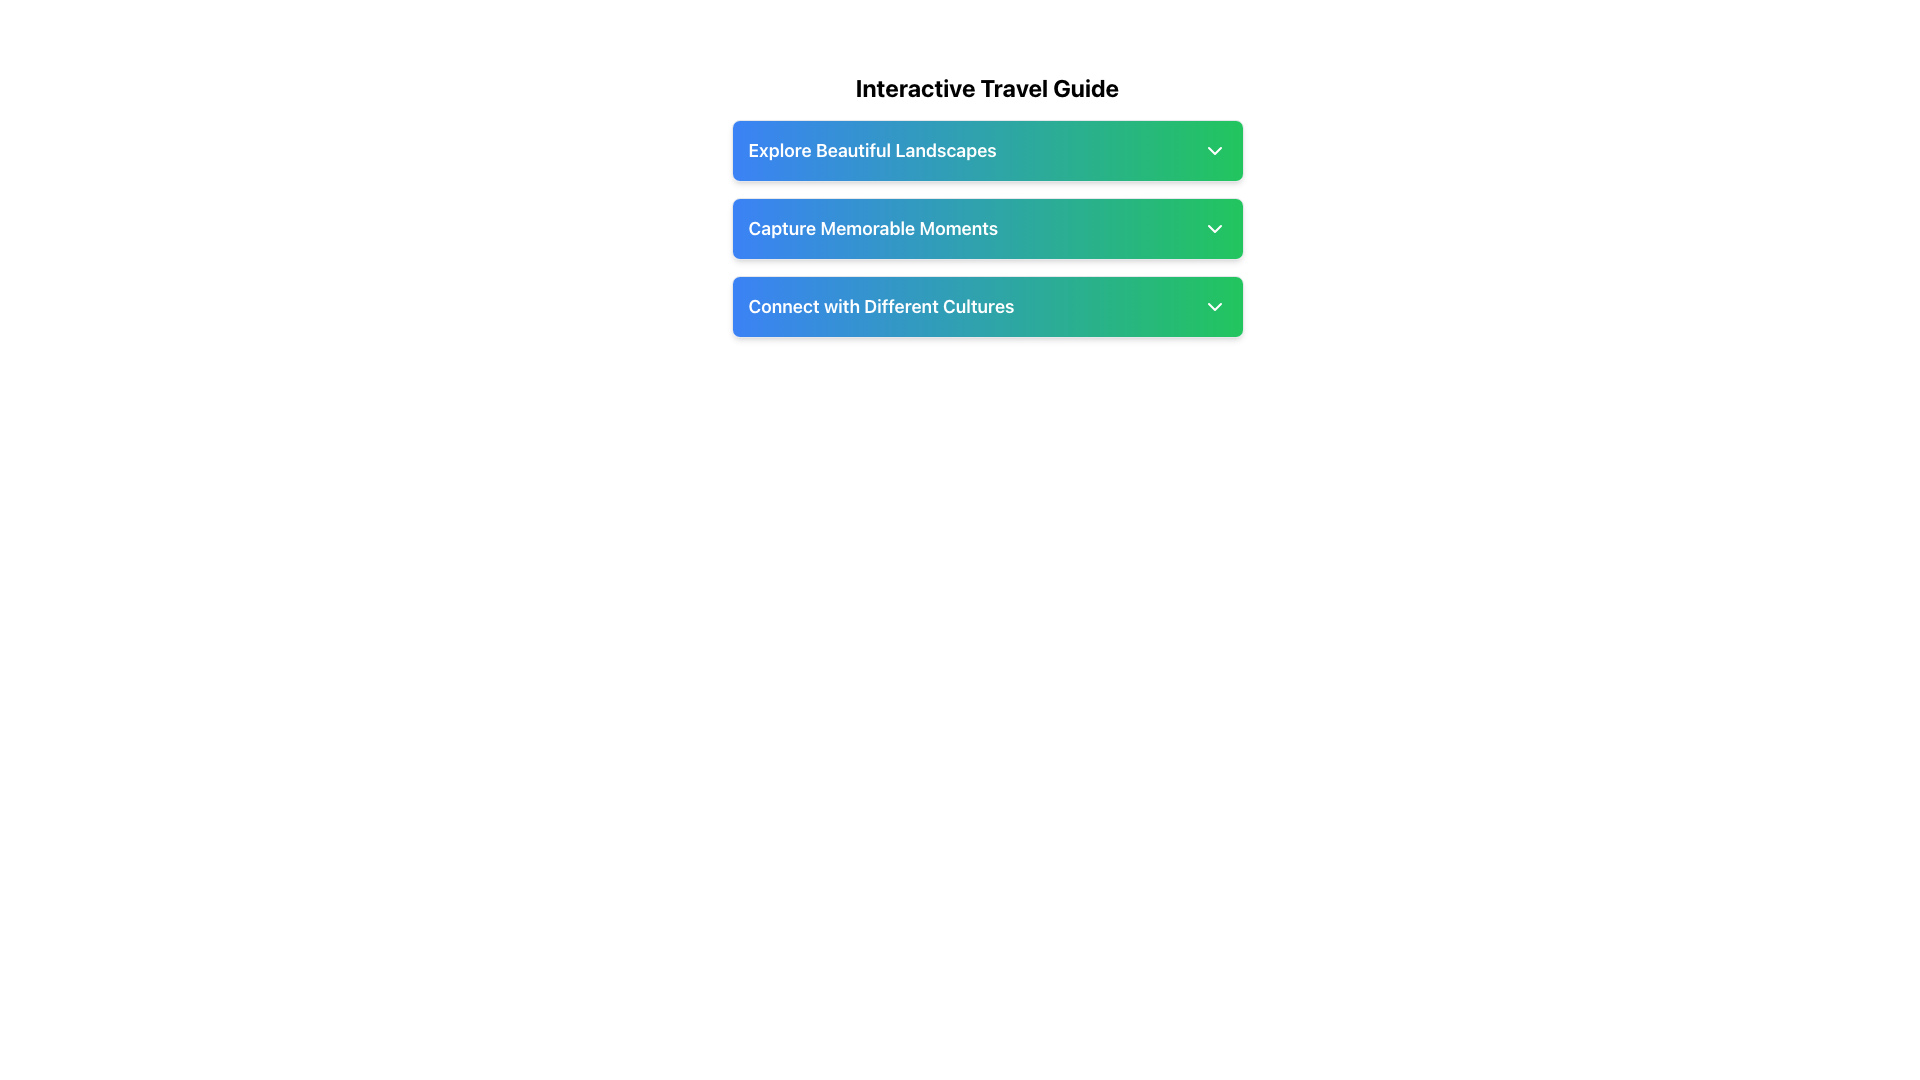 The image size is (1920, 1080). I want to click on the Text Label element displaying 'Capture Memorable Moments', which is centered in the second row of a vertical stack and positioned between an icon on the right and padding on the left, so click(873, 227).